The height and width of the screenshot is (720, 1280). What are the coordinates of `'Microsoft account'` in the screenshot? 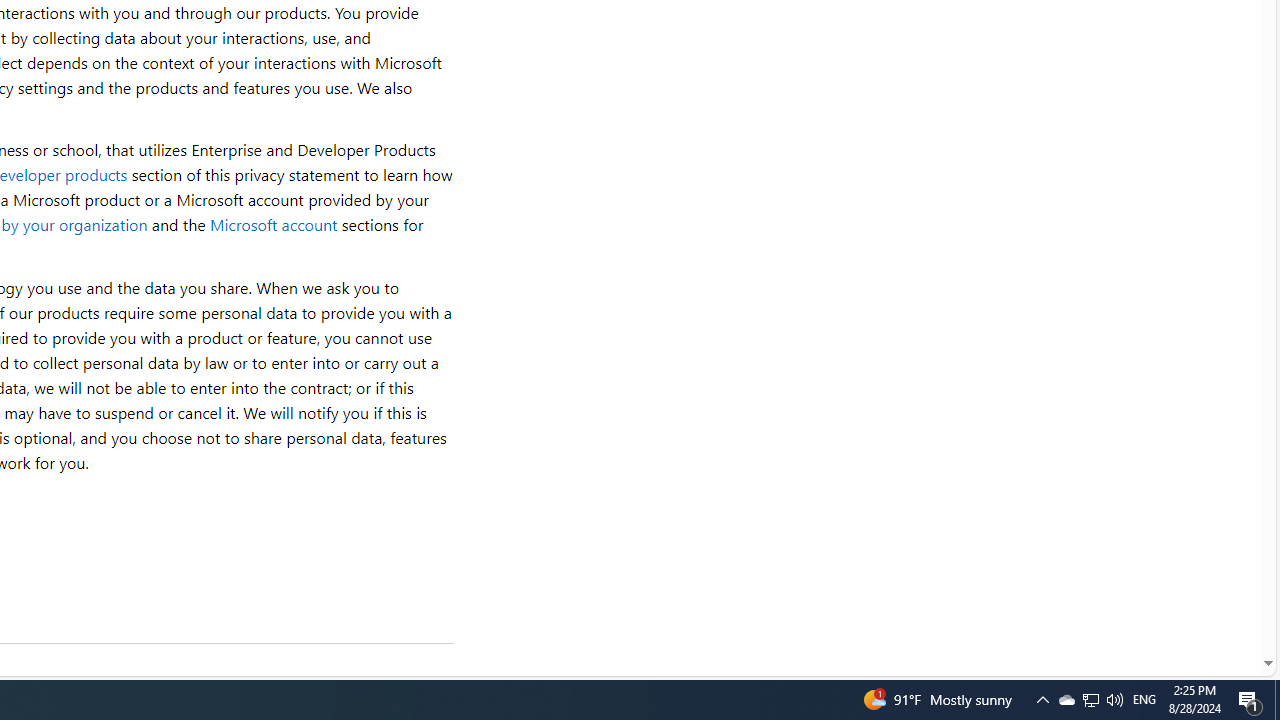 It's located at (272, 225).